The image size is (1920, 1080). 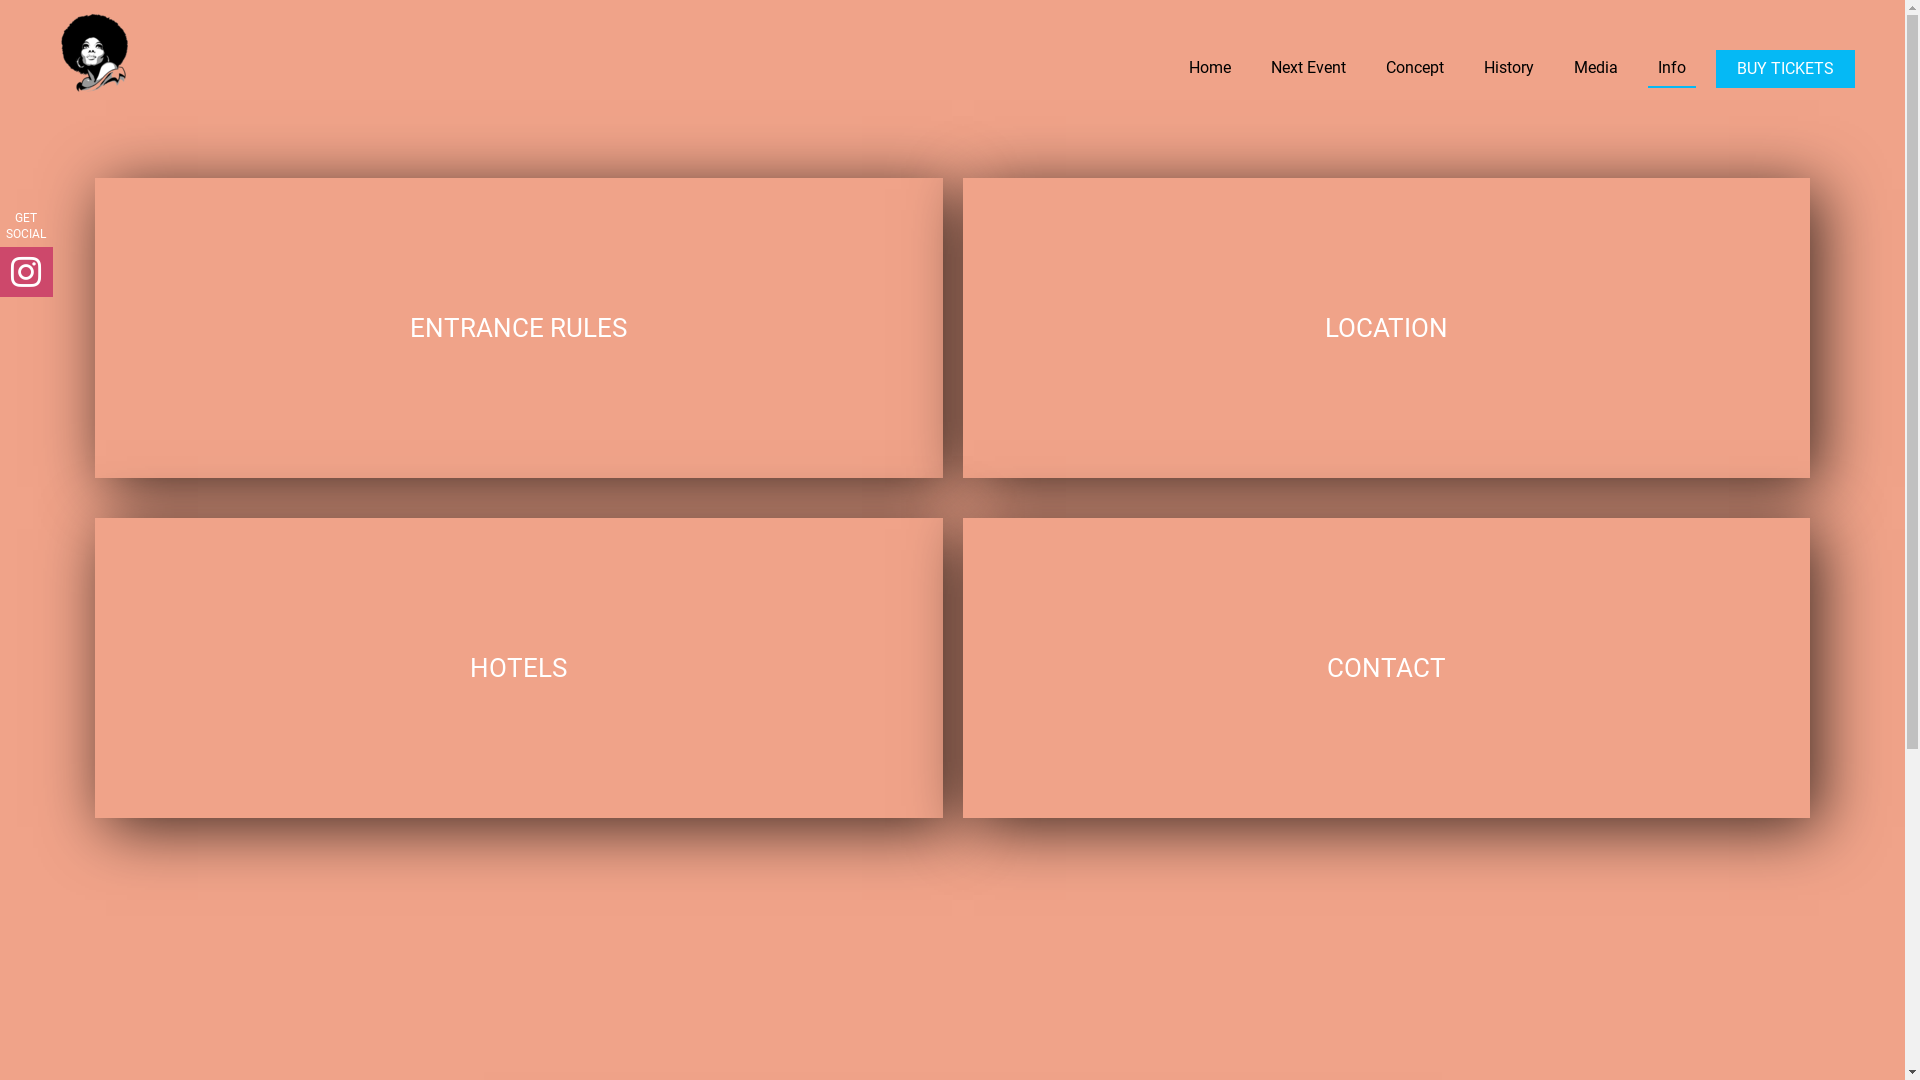 I want to click on 'HOTELS', so click(x=518, y=667).